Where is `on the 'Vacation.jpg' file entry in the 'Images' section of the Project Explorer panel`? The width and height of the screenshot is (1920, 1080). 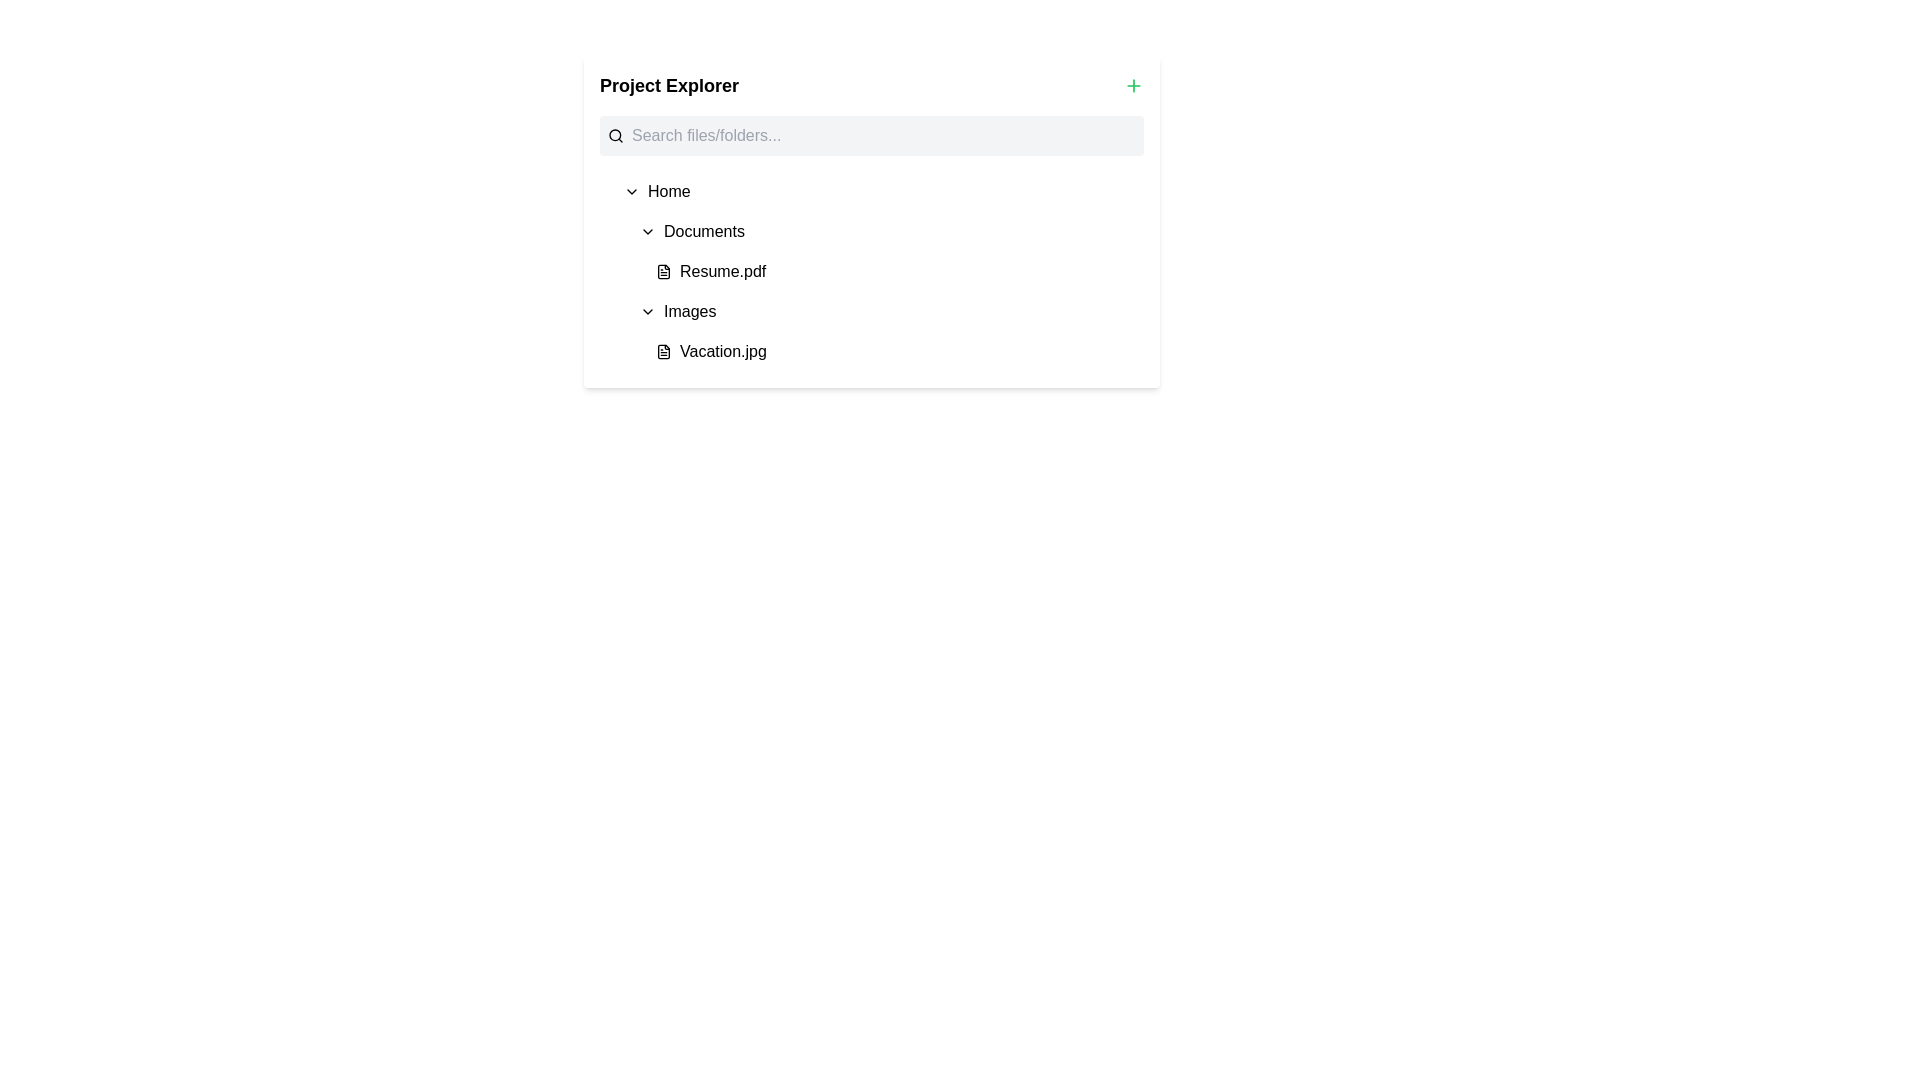
on the 'Vacation.jpg' file entry in the 'Images' section of the Project Explorer panel is located at coordinates (895, 350).